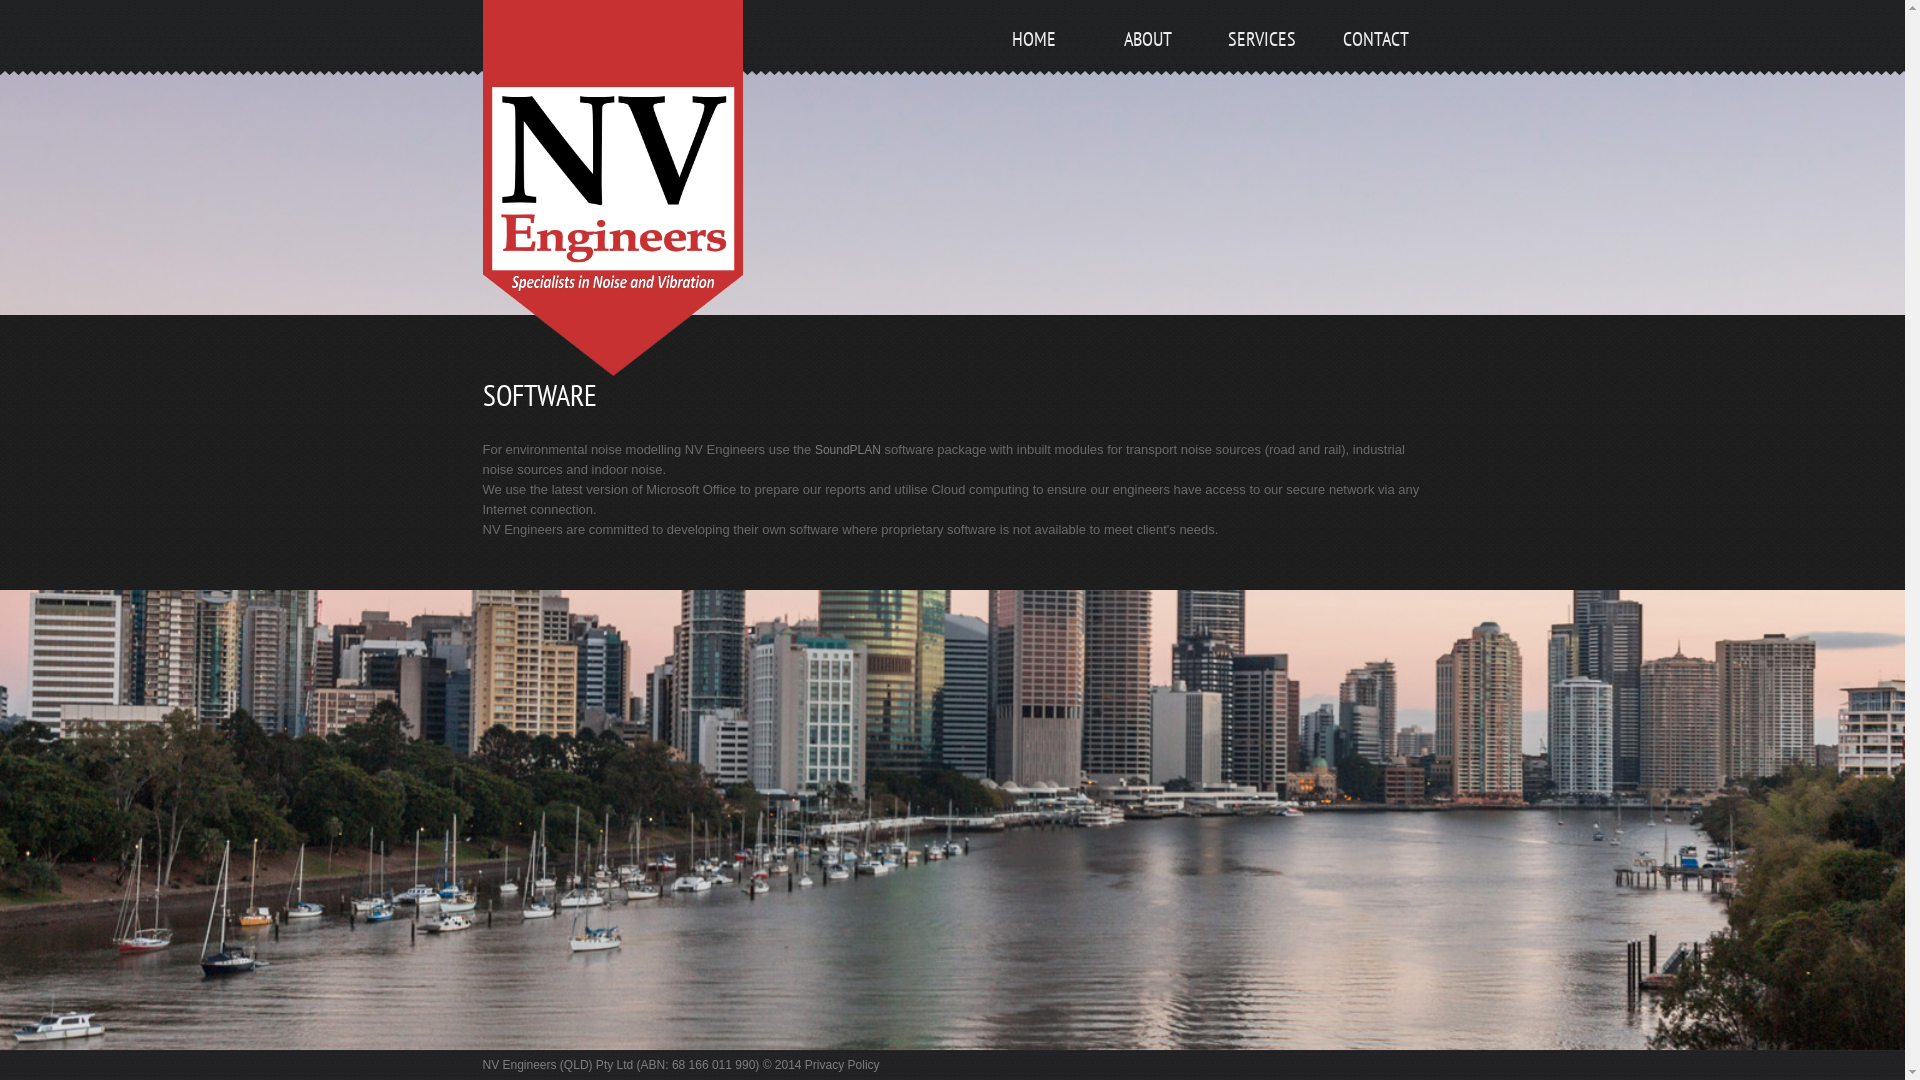 The image size is (1920, 1080). Describe the element at coordinates (848, 450) in the screenshot. I see `'SoundPLAN'` at that location.